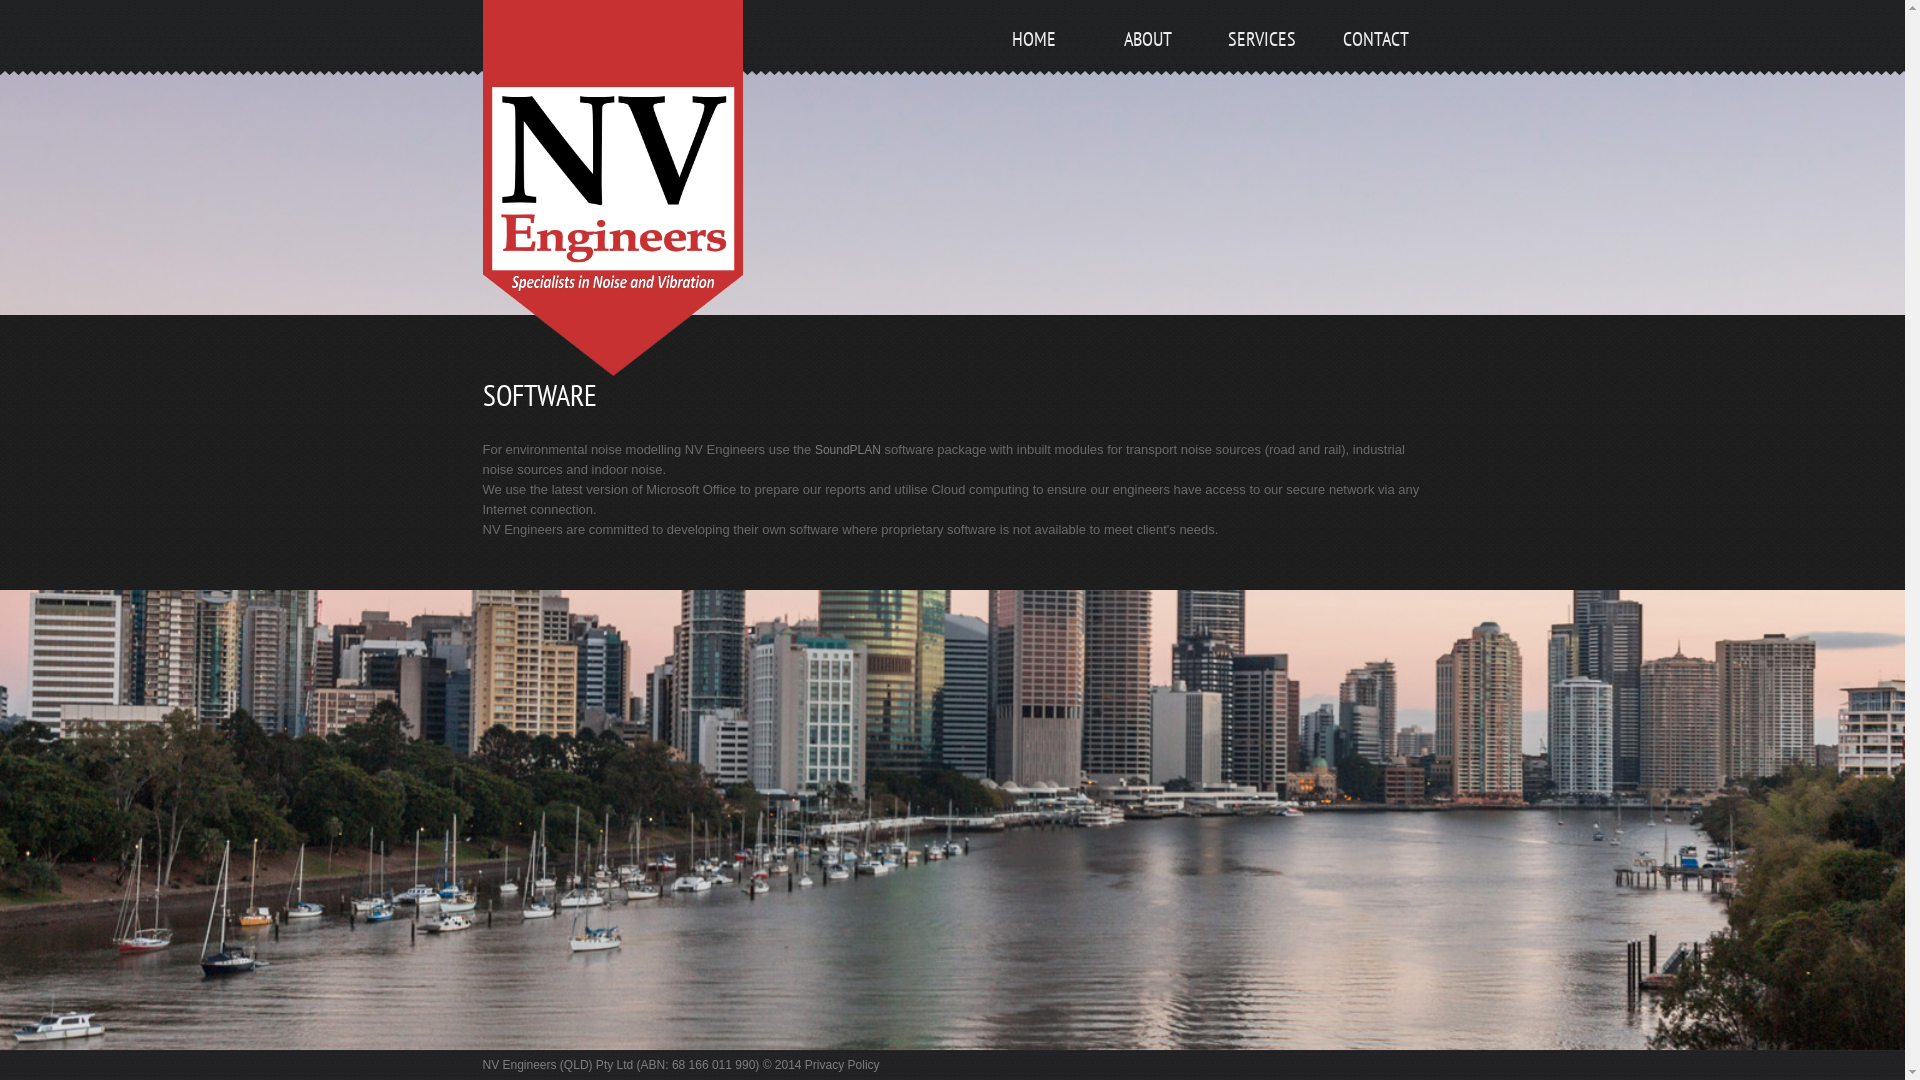 The image size is (1920, 1080). Describe the element at coordinates (848, 450) in the screenshot. I see `'SoundPLAN'` at that location.